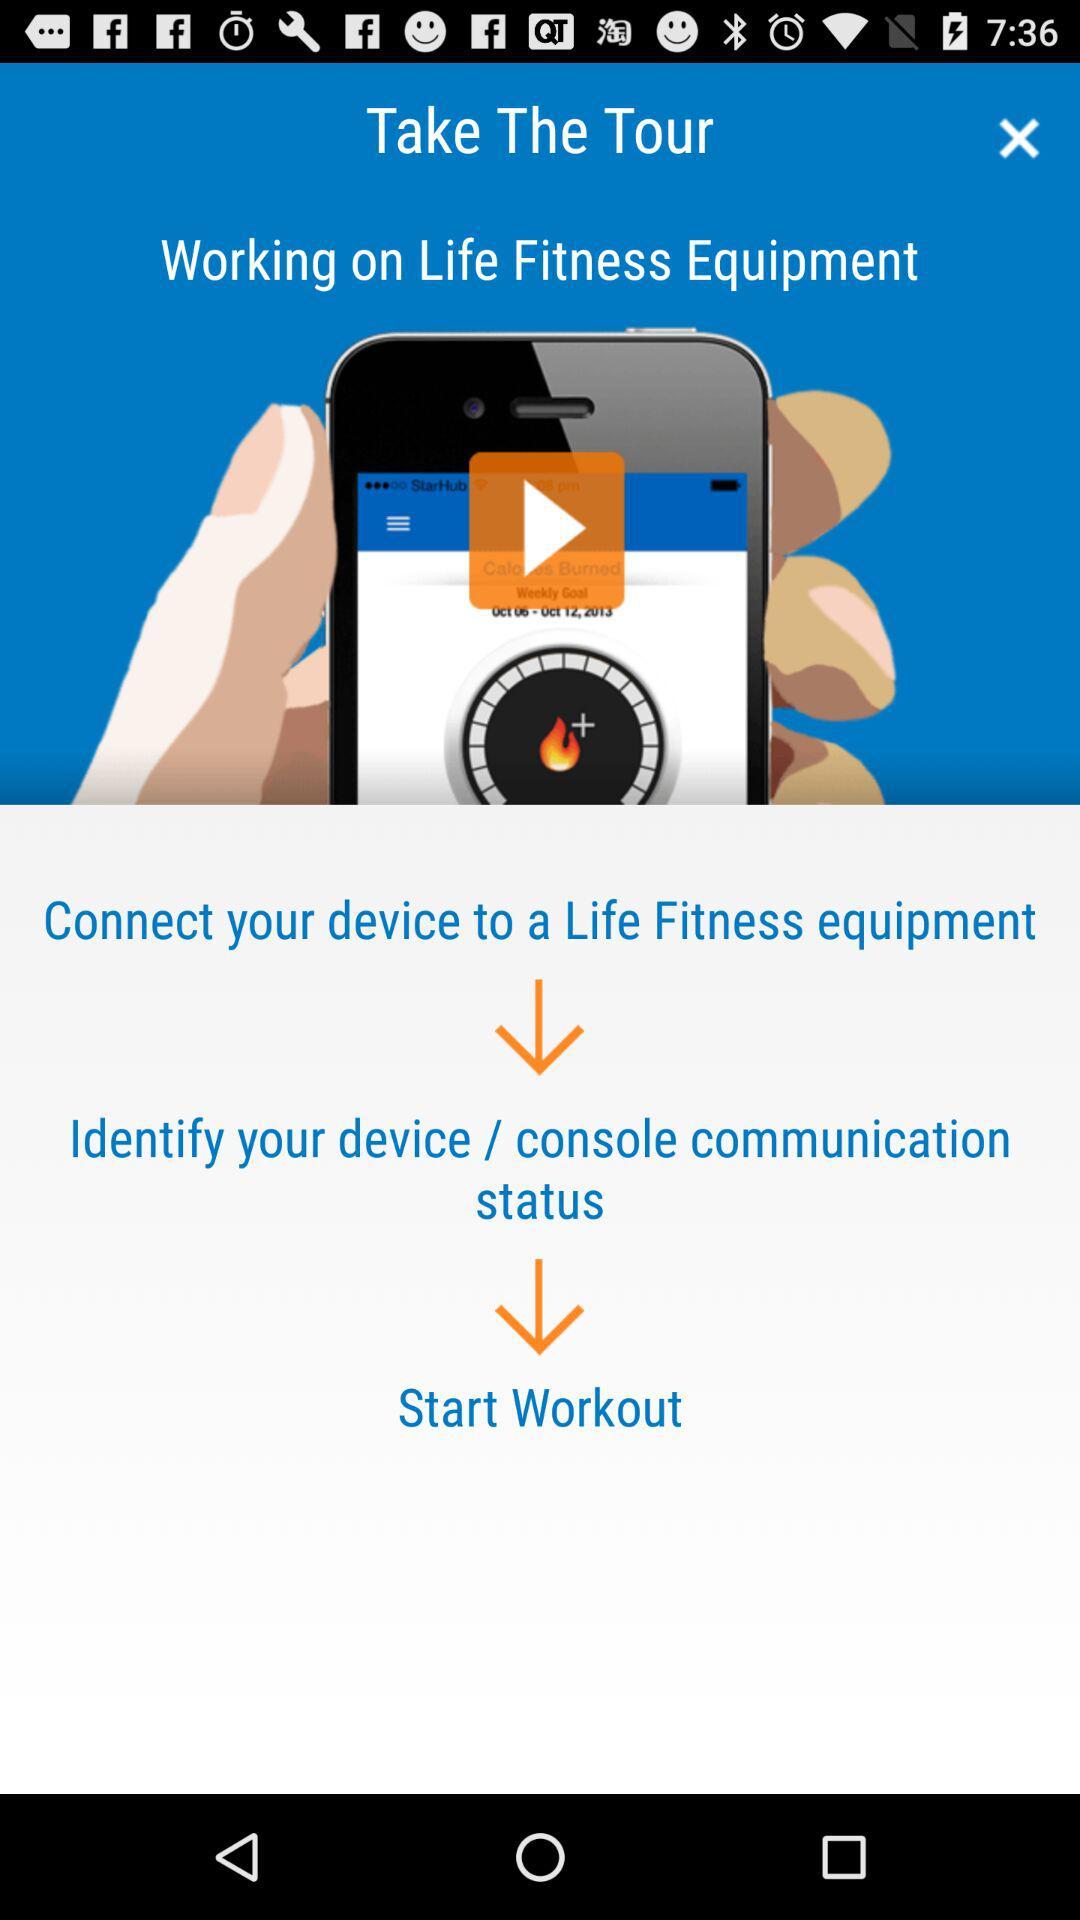  What do you see at coordinates (540, 499) in the screenshot?
I see `share article` at bounding box center [540, 499].